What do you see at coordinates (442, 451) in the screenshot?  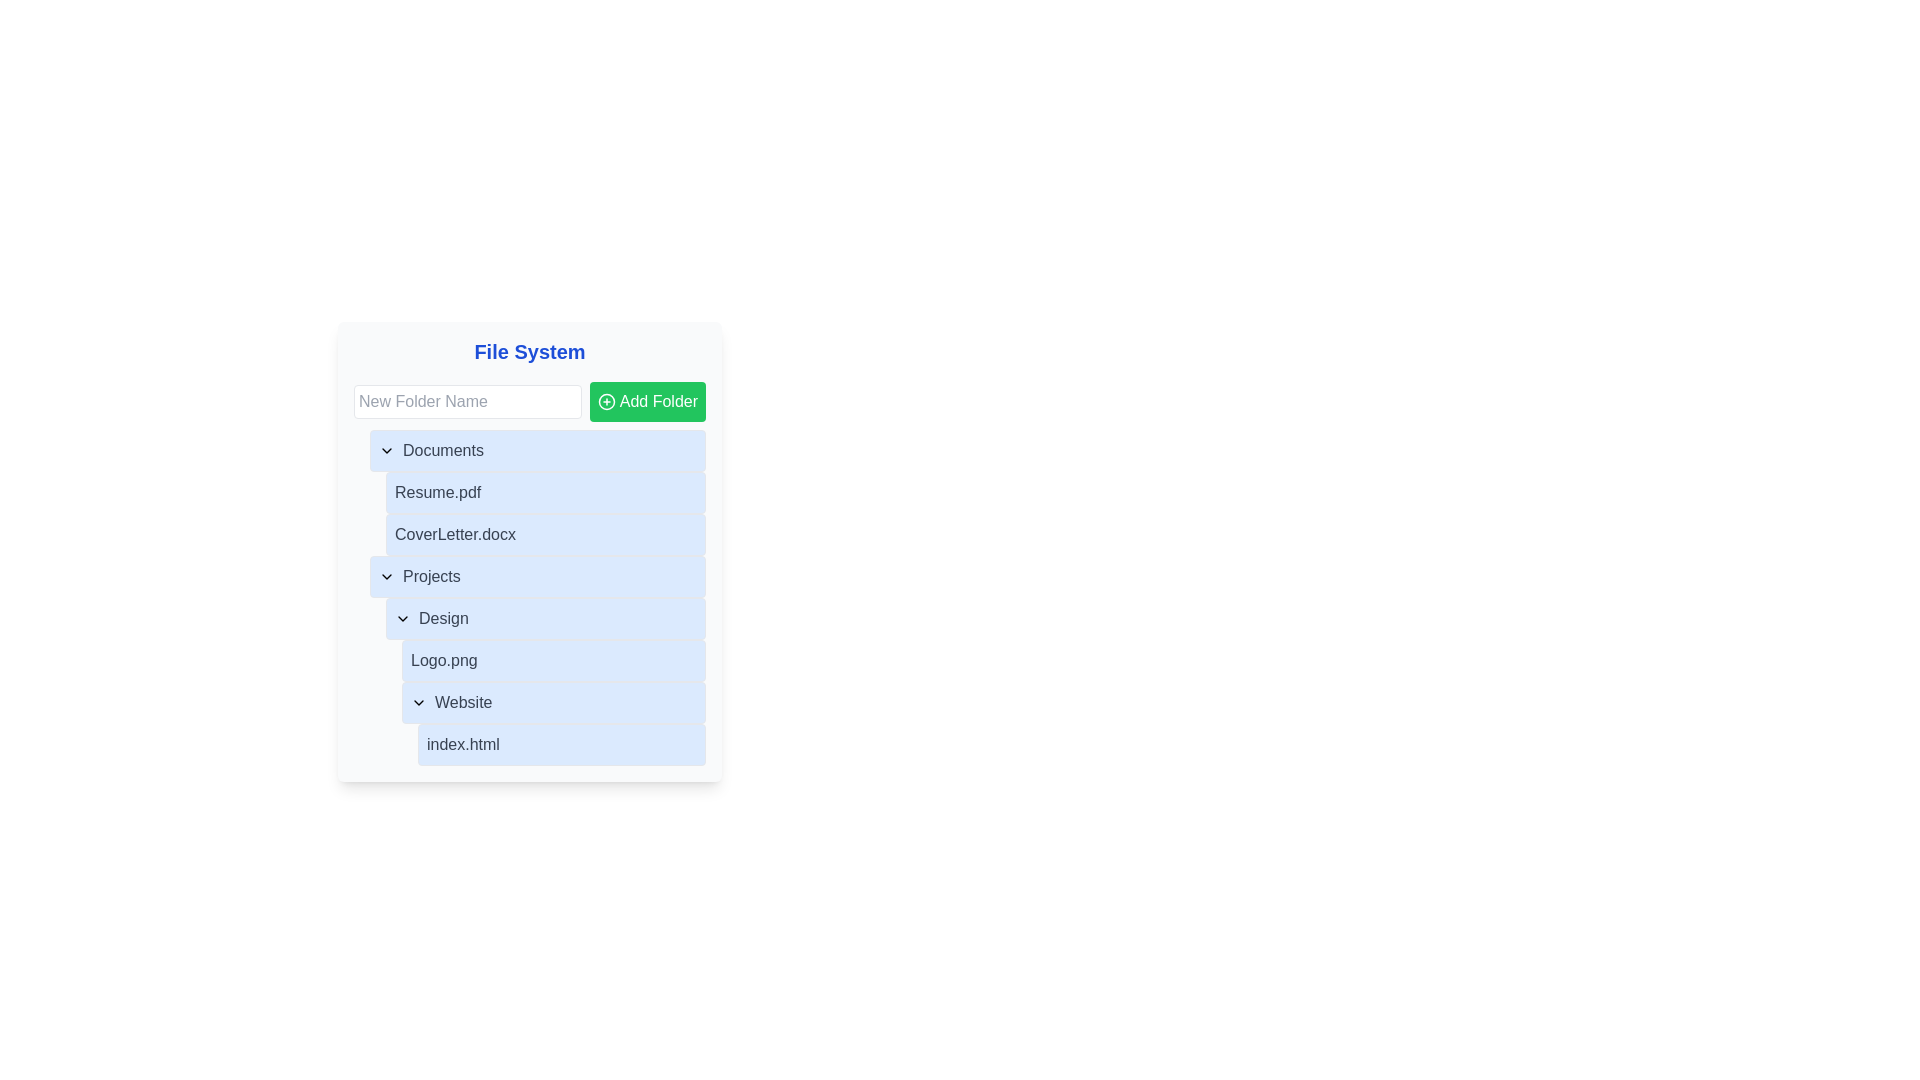 I see `the 'Documents' text label, which is the first item in the file system folder structure` at bounding box center [442, 451].